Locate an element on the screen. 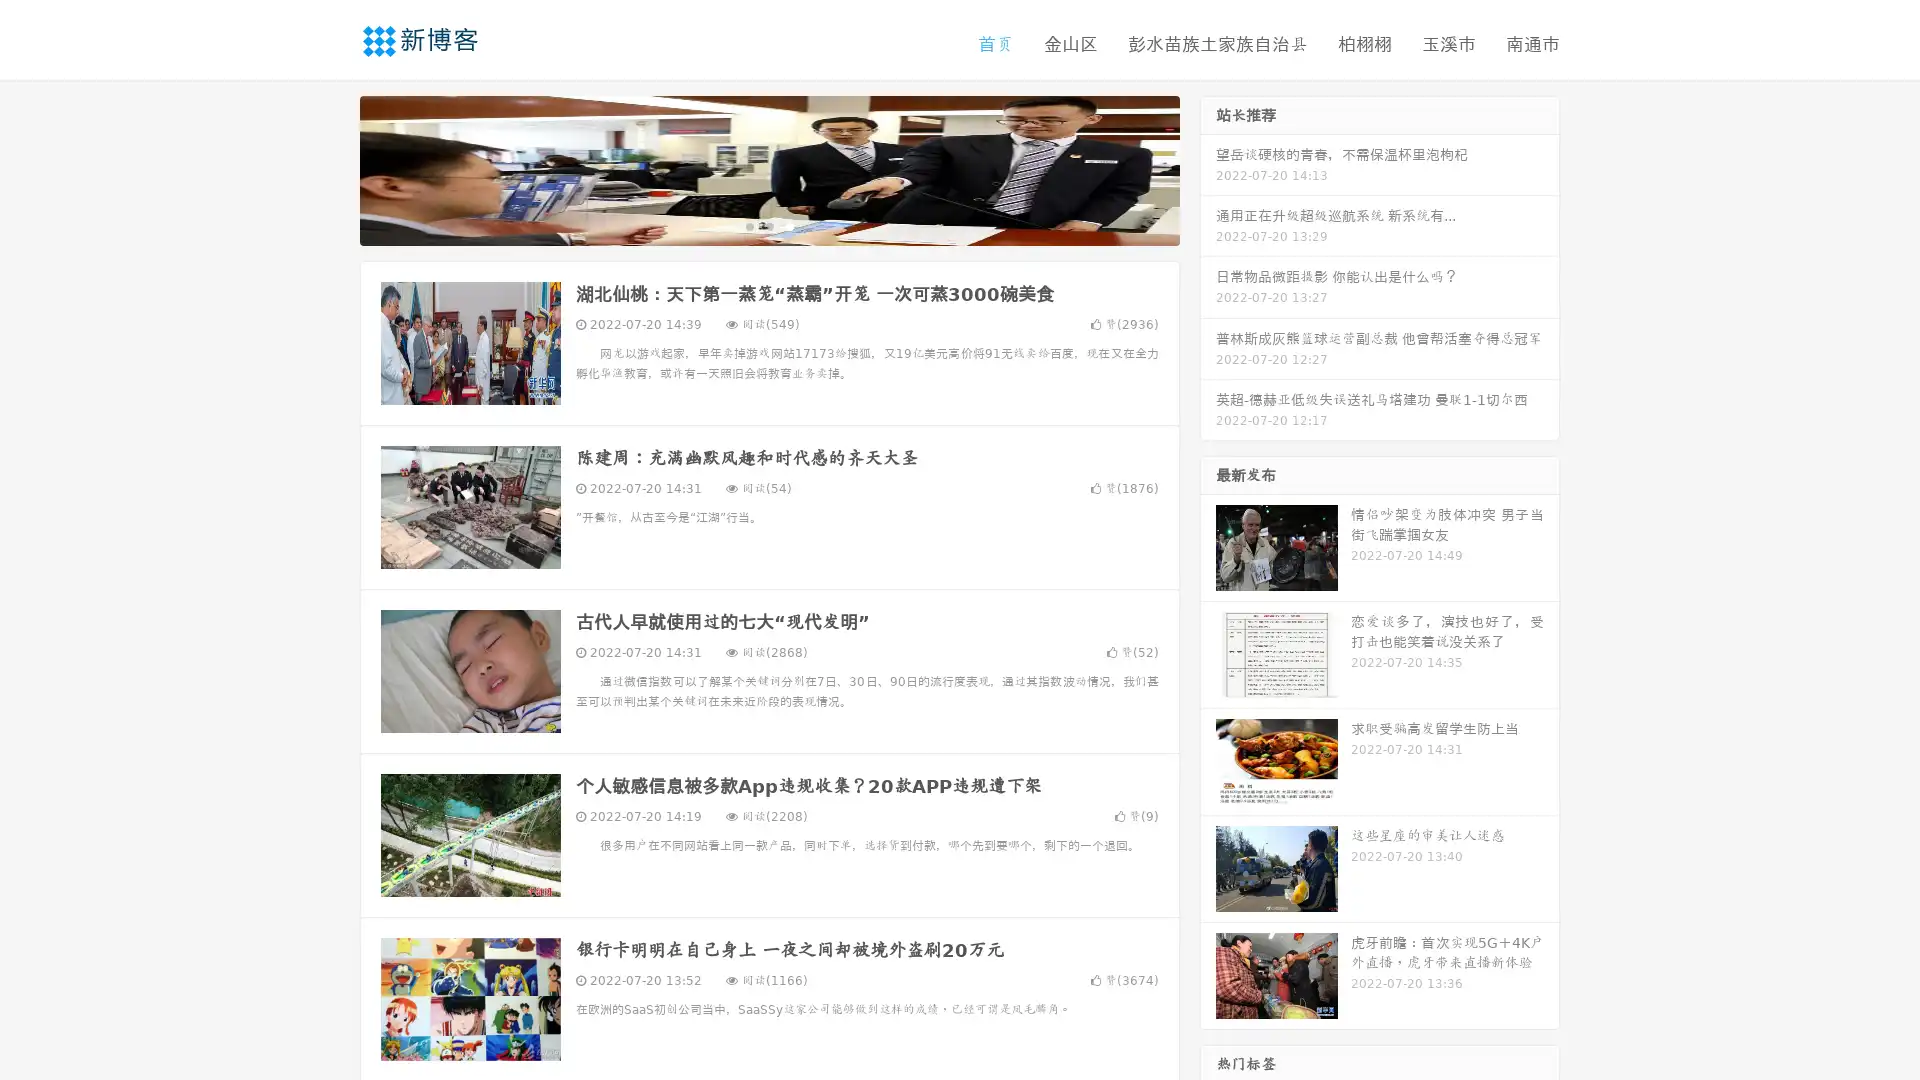 This screenshot has width=1920, height=1080. Go to slide 3 is located at coordinates (789, 225).